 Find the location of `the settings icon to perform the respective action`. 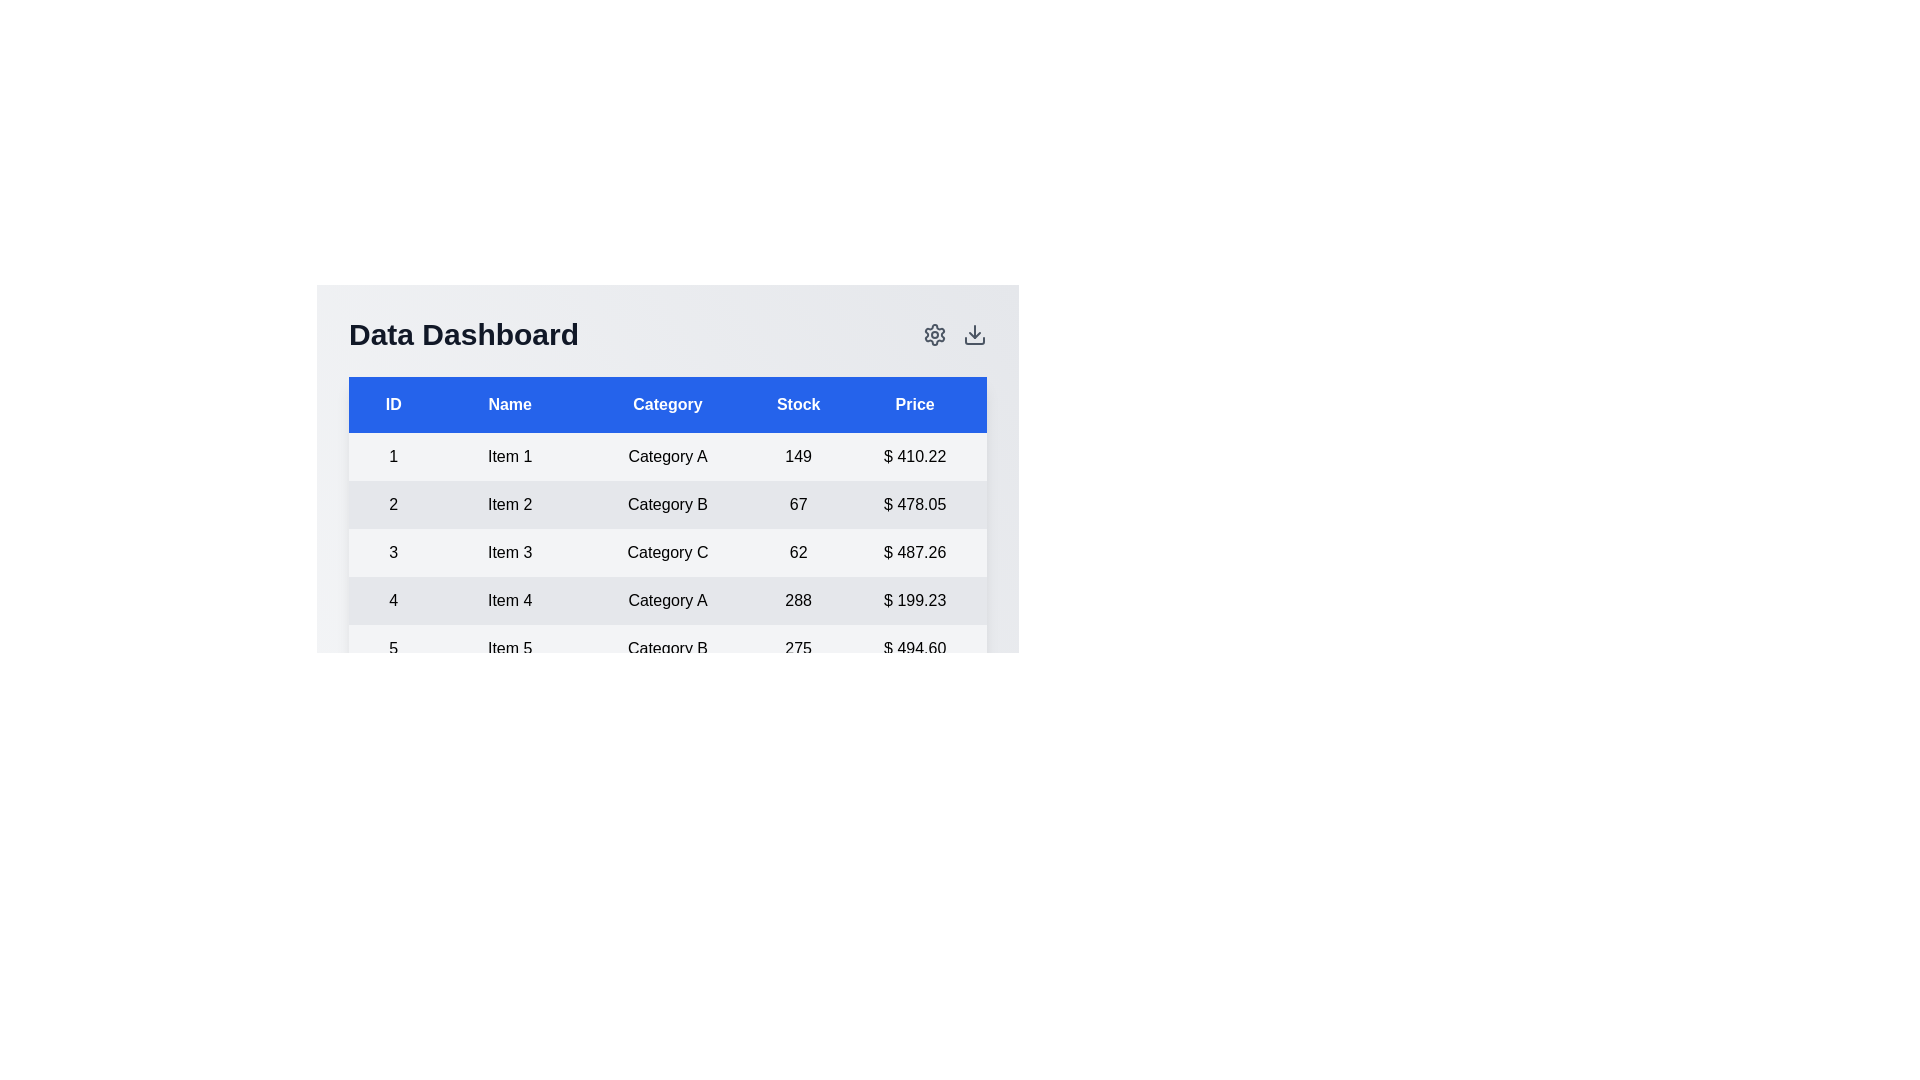

the settings icon to perform the respective action is located at coordinates (934, 334).